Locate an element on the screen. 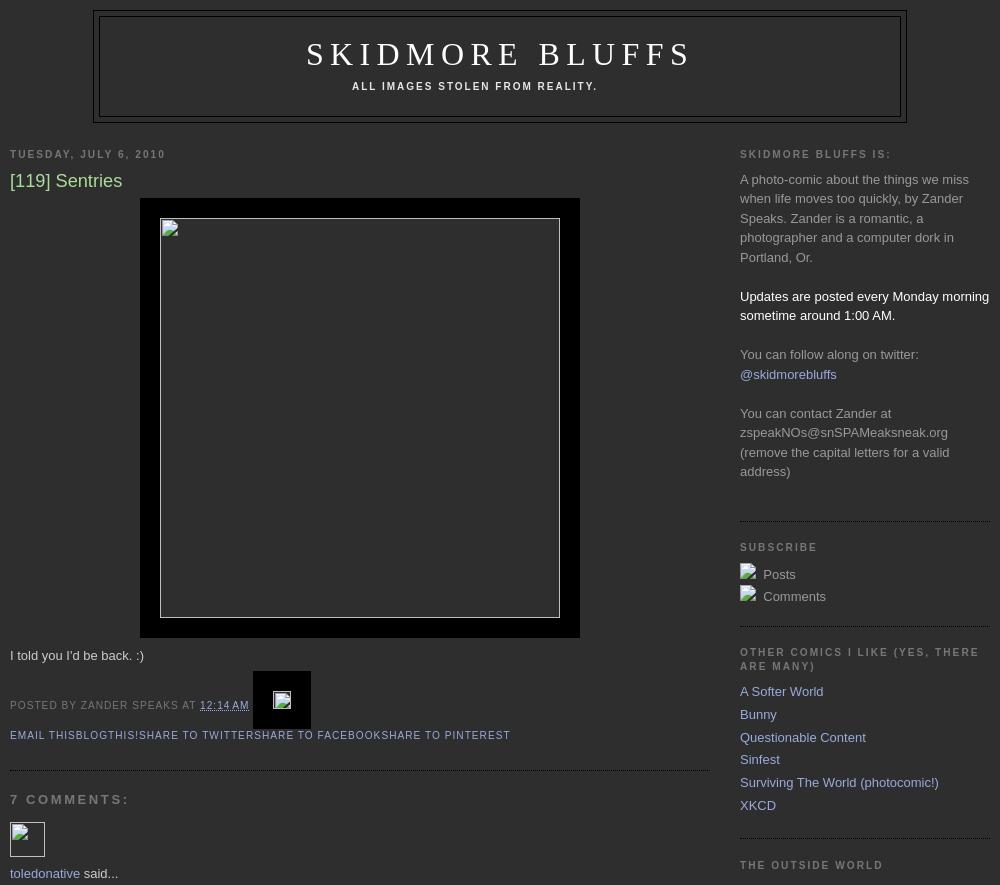 This screenshot has width=1000, height=885. 'Posted by' is located at coordinates (45, 703).